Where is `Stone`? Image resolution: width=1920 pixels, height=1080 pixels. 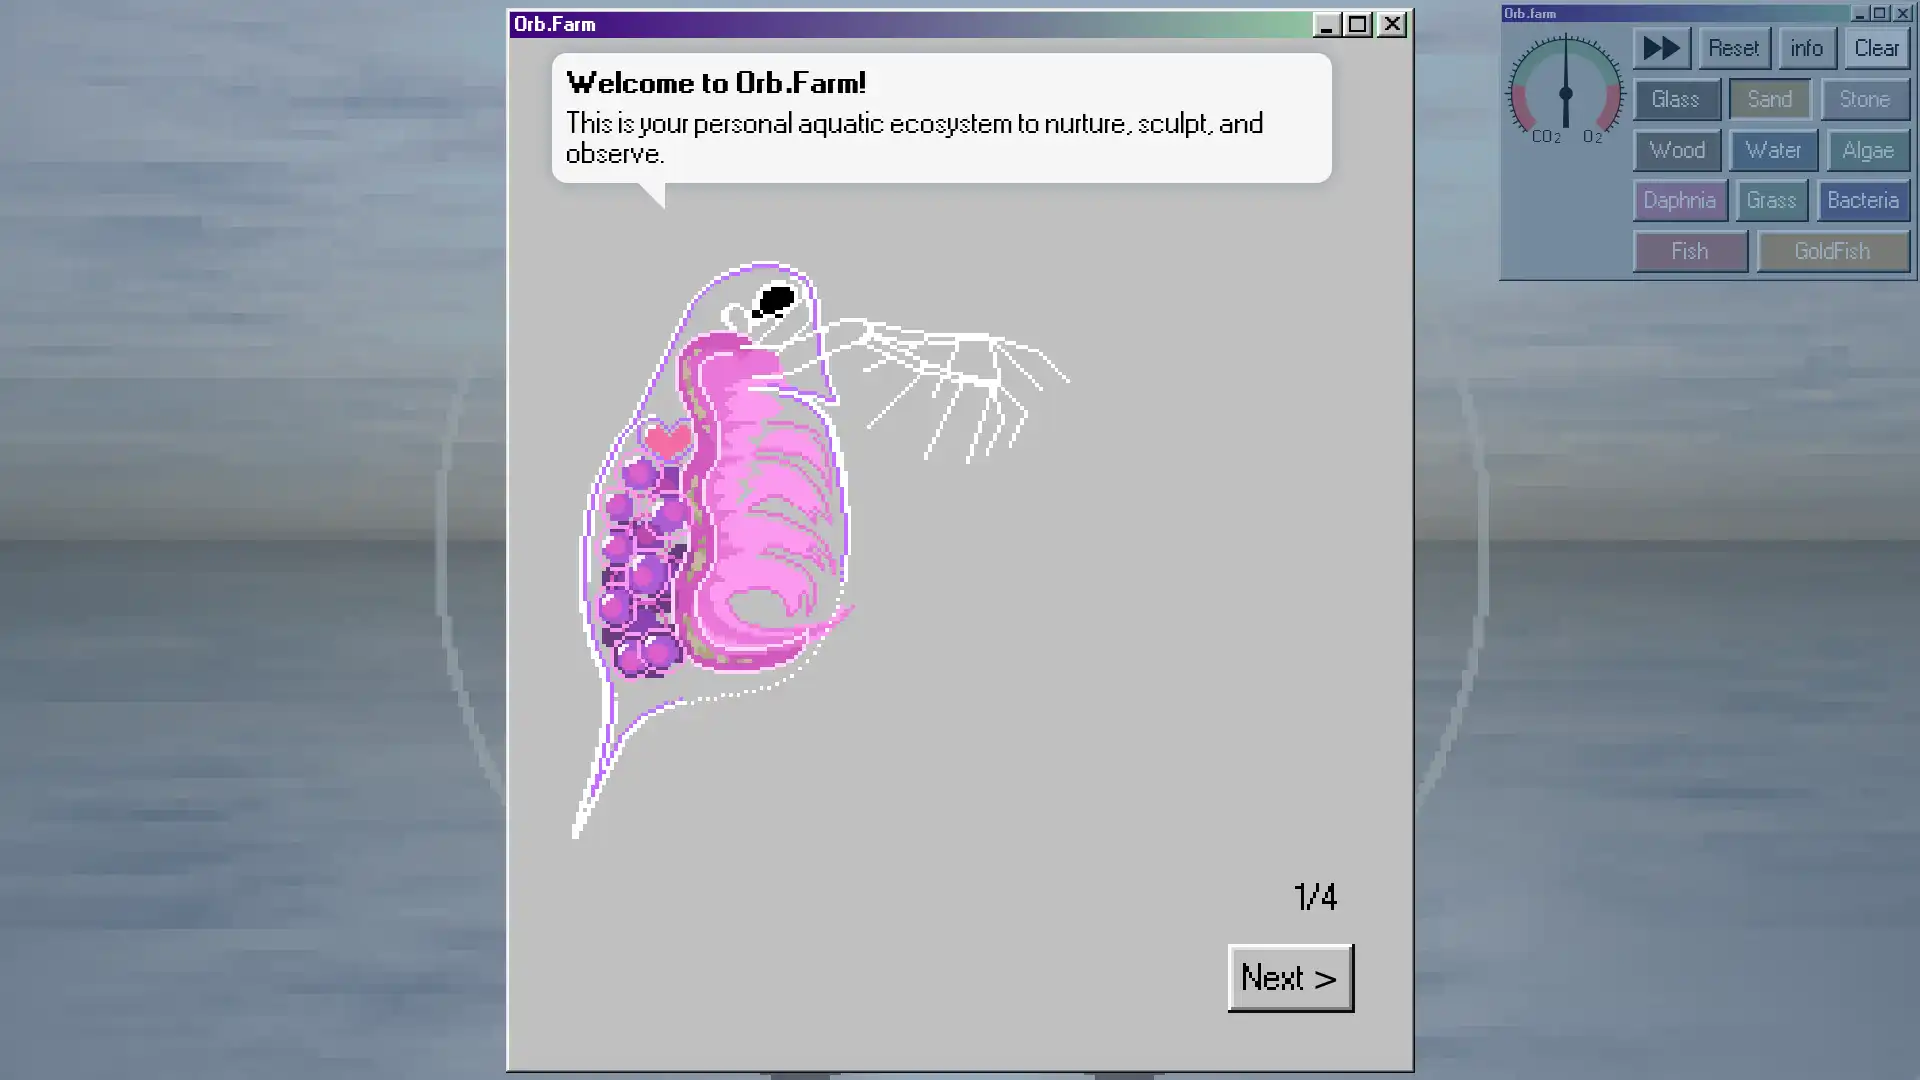 Stone is located at coordinates (994, 51).